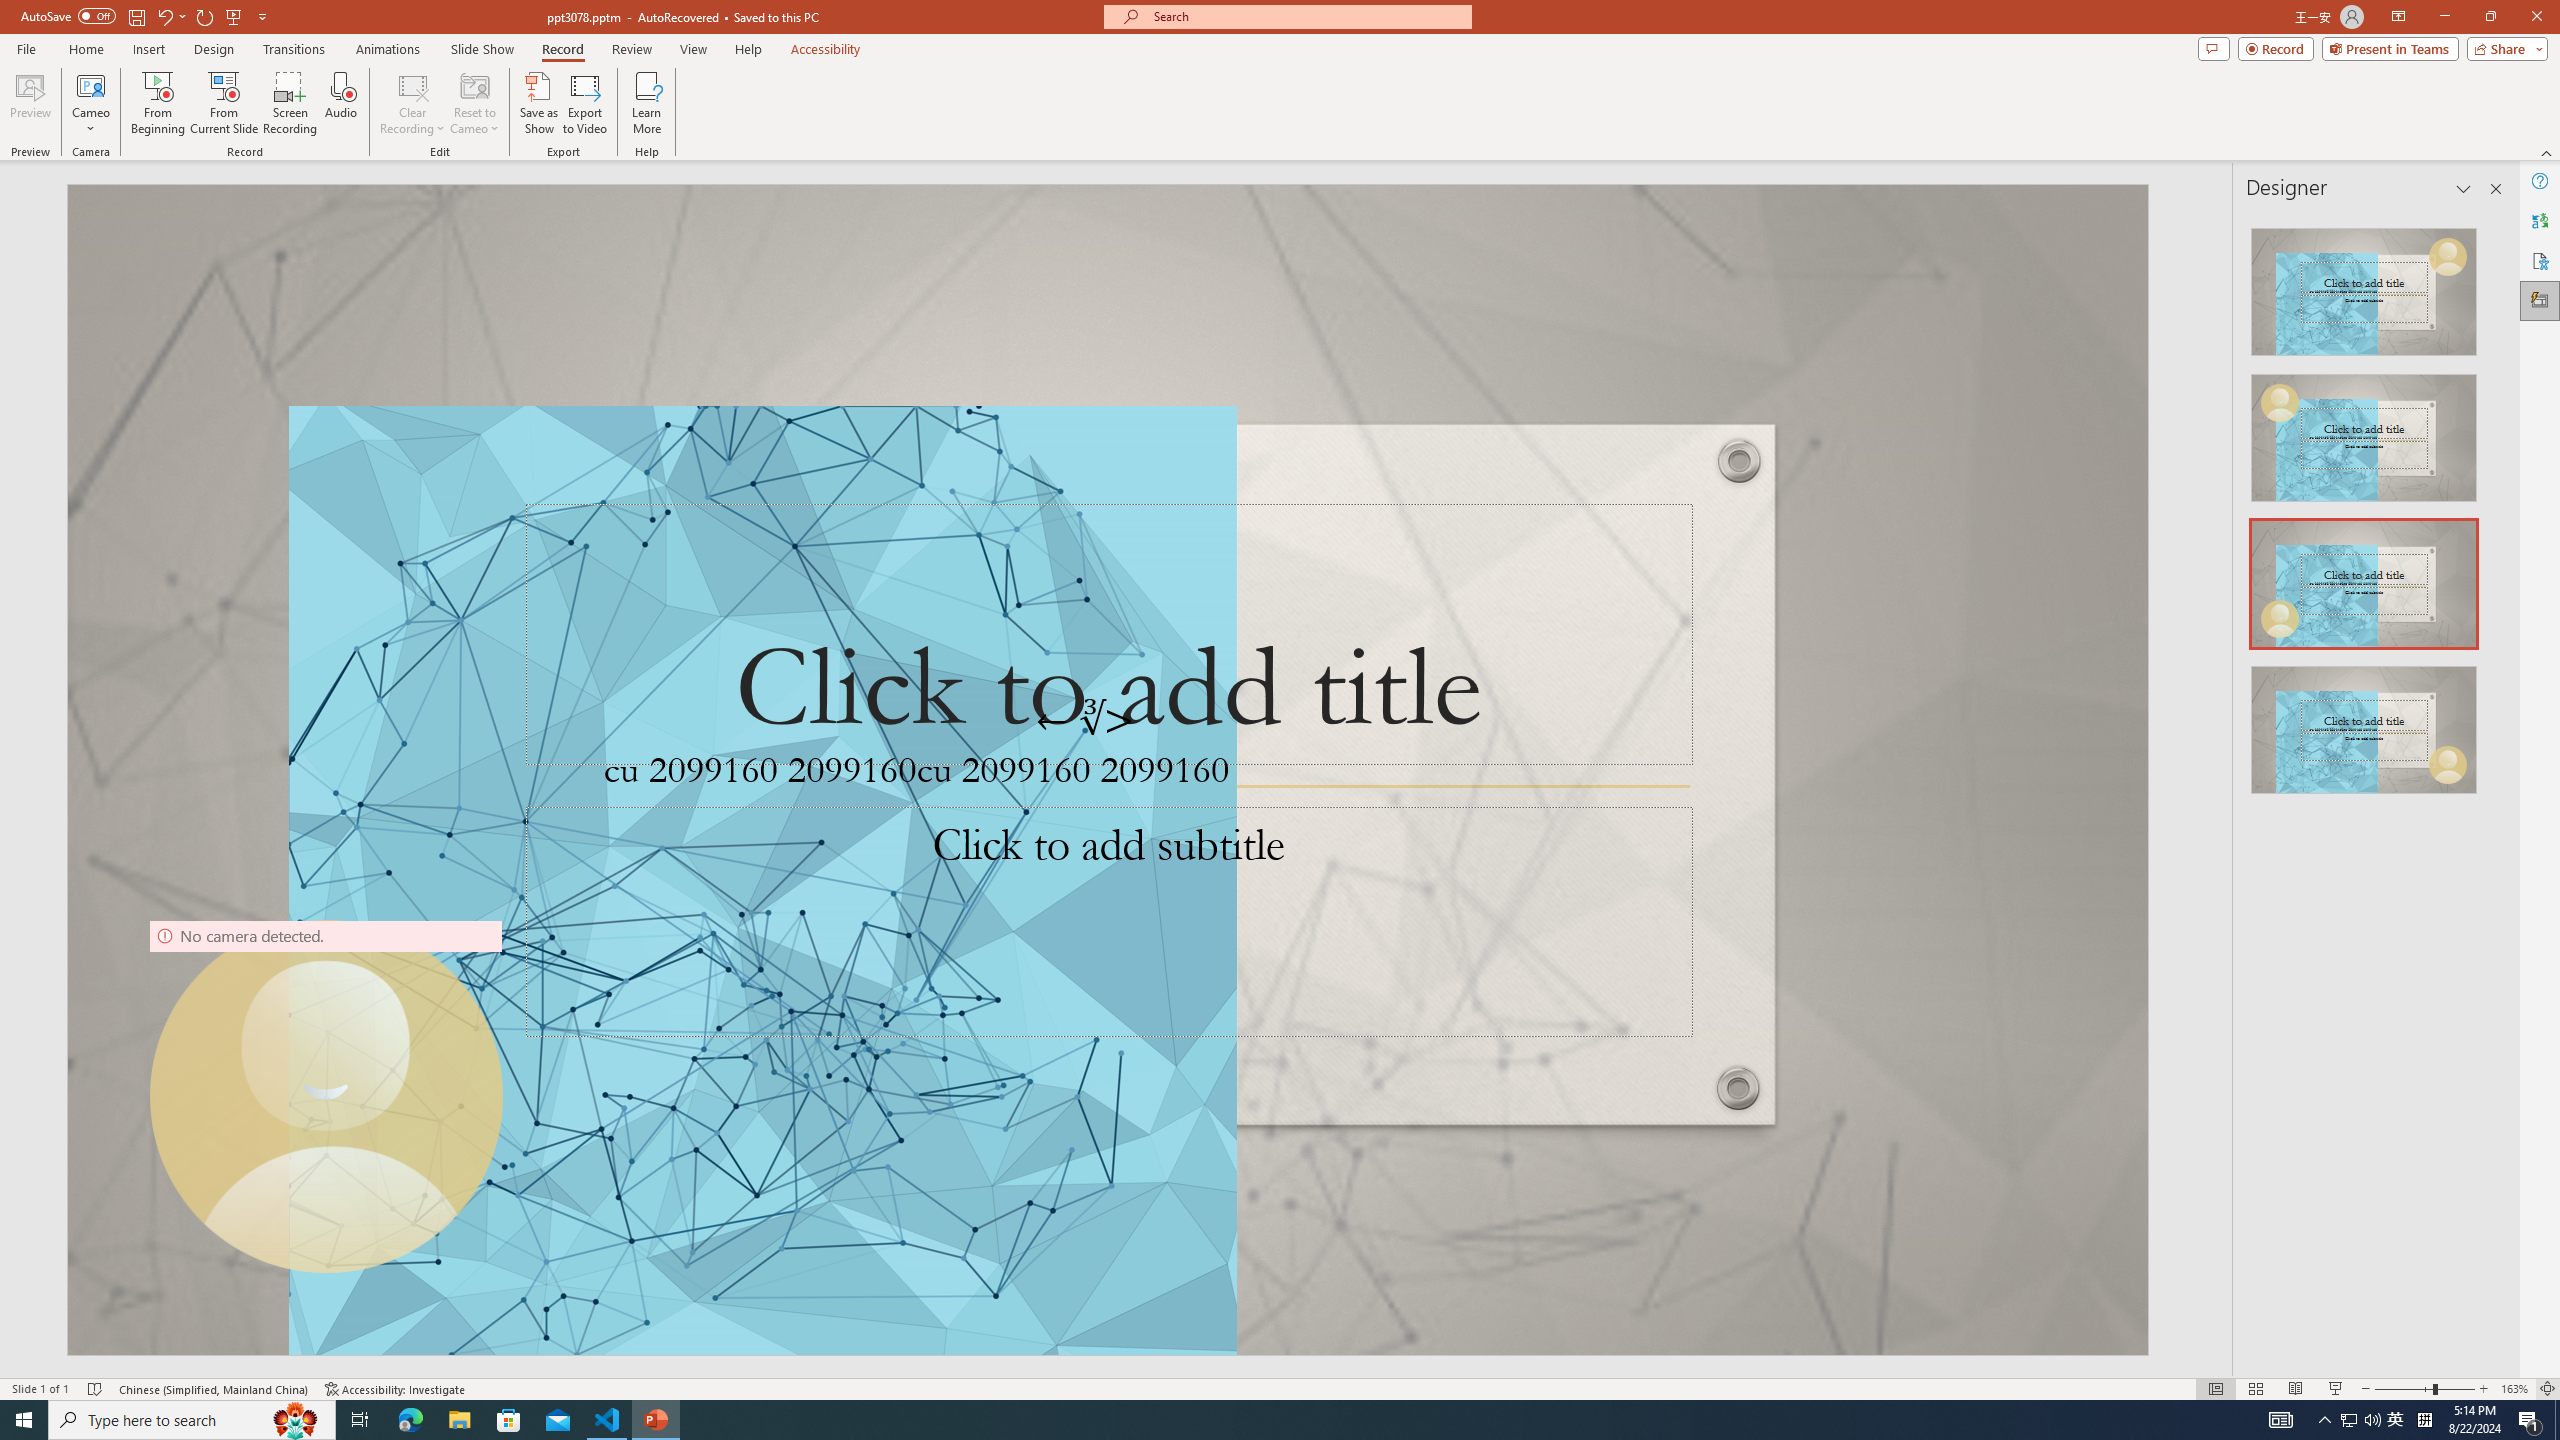  I want to click on 'Recommended Design: Design Idea', so click(2364, 284).